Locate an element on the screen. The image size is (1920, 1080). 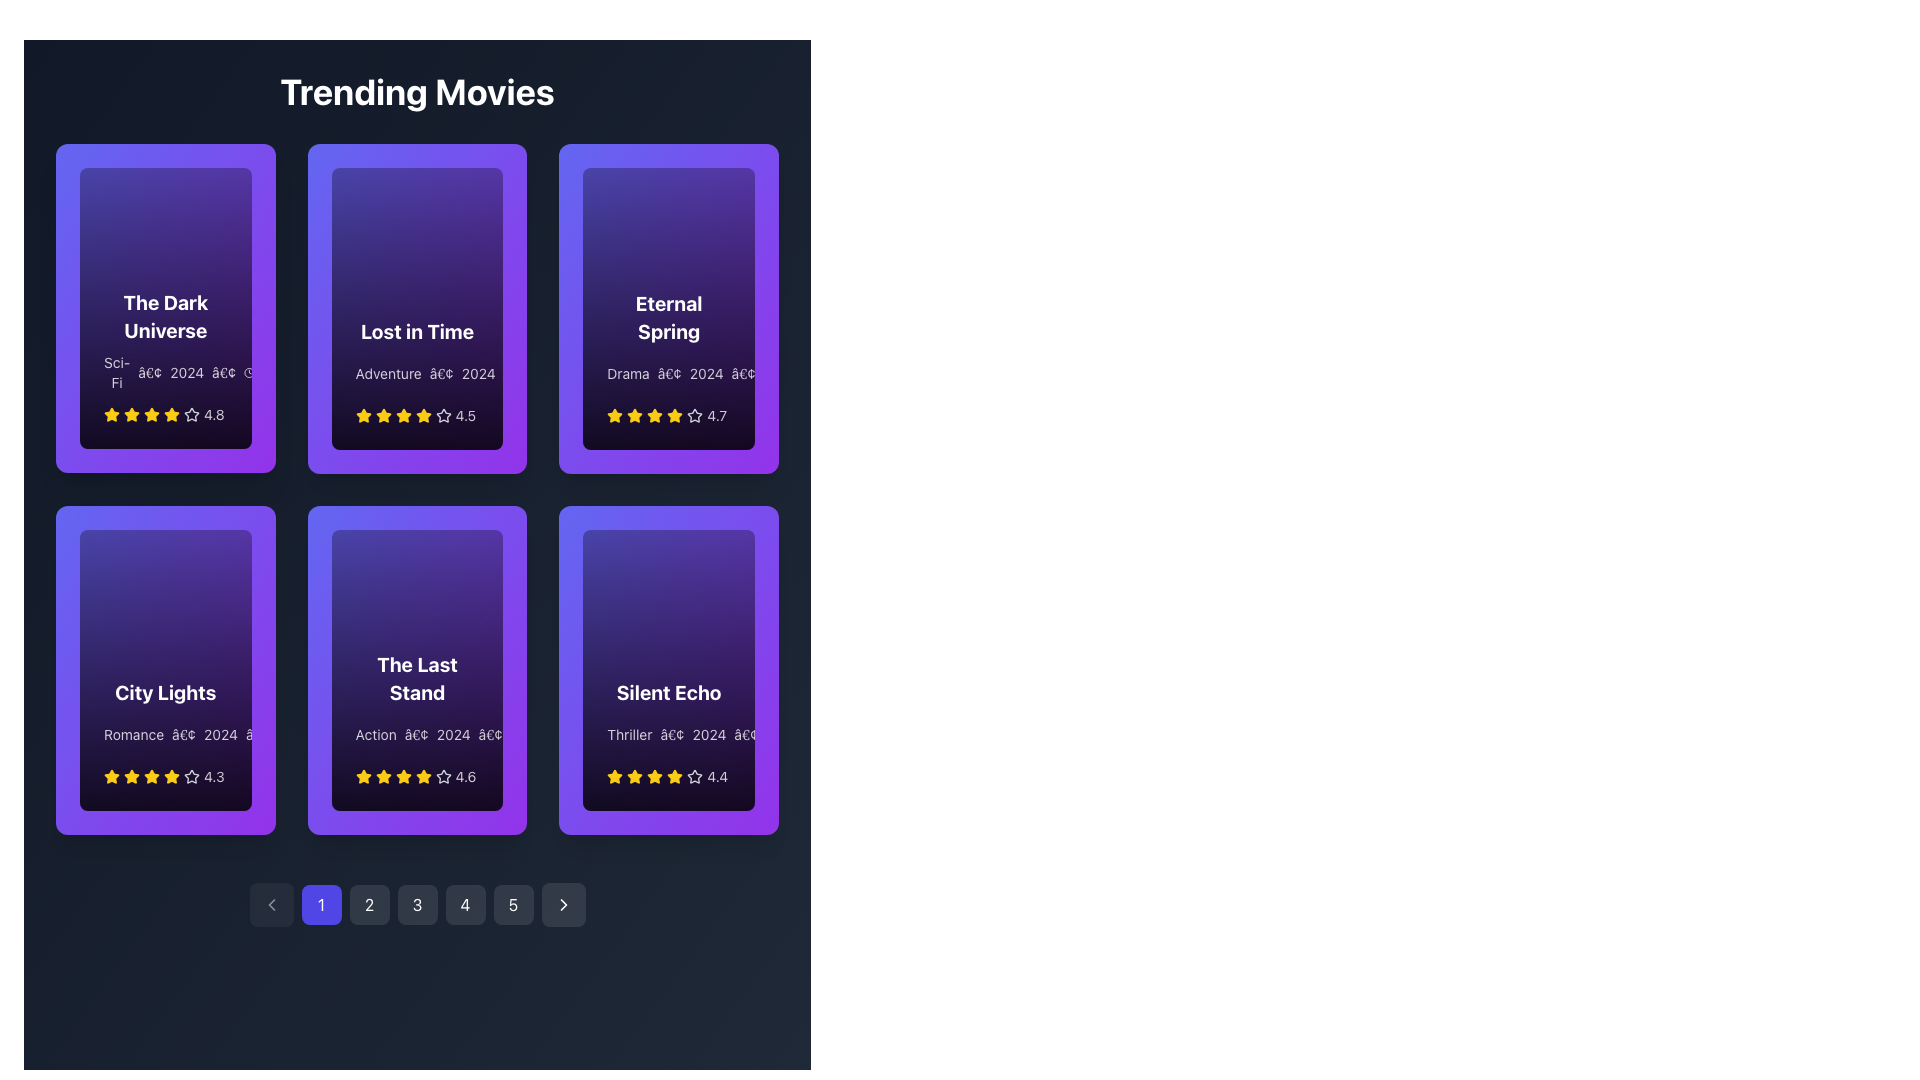
numeric rating value ('4.8') displayed next to the five star icons in the rating system for the movie 'The Dark Universe', located at the bottom section of the card is located at coordinates (165, 414).